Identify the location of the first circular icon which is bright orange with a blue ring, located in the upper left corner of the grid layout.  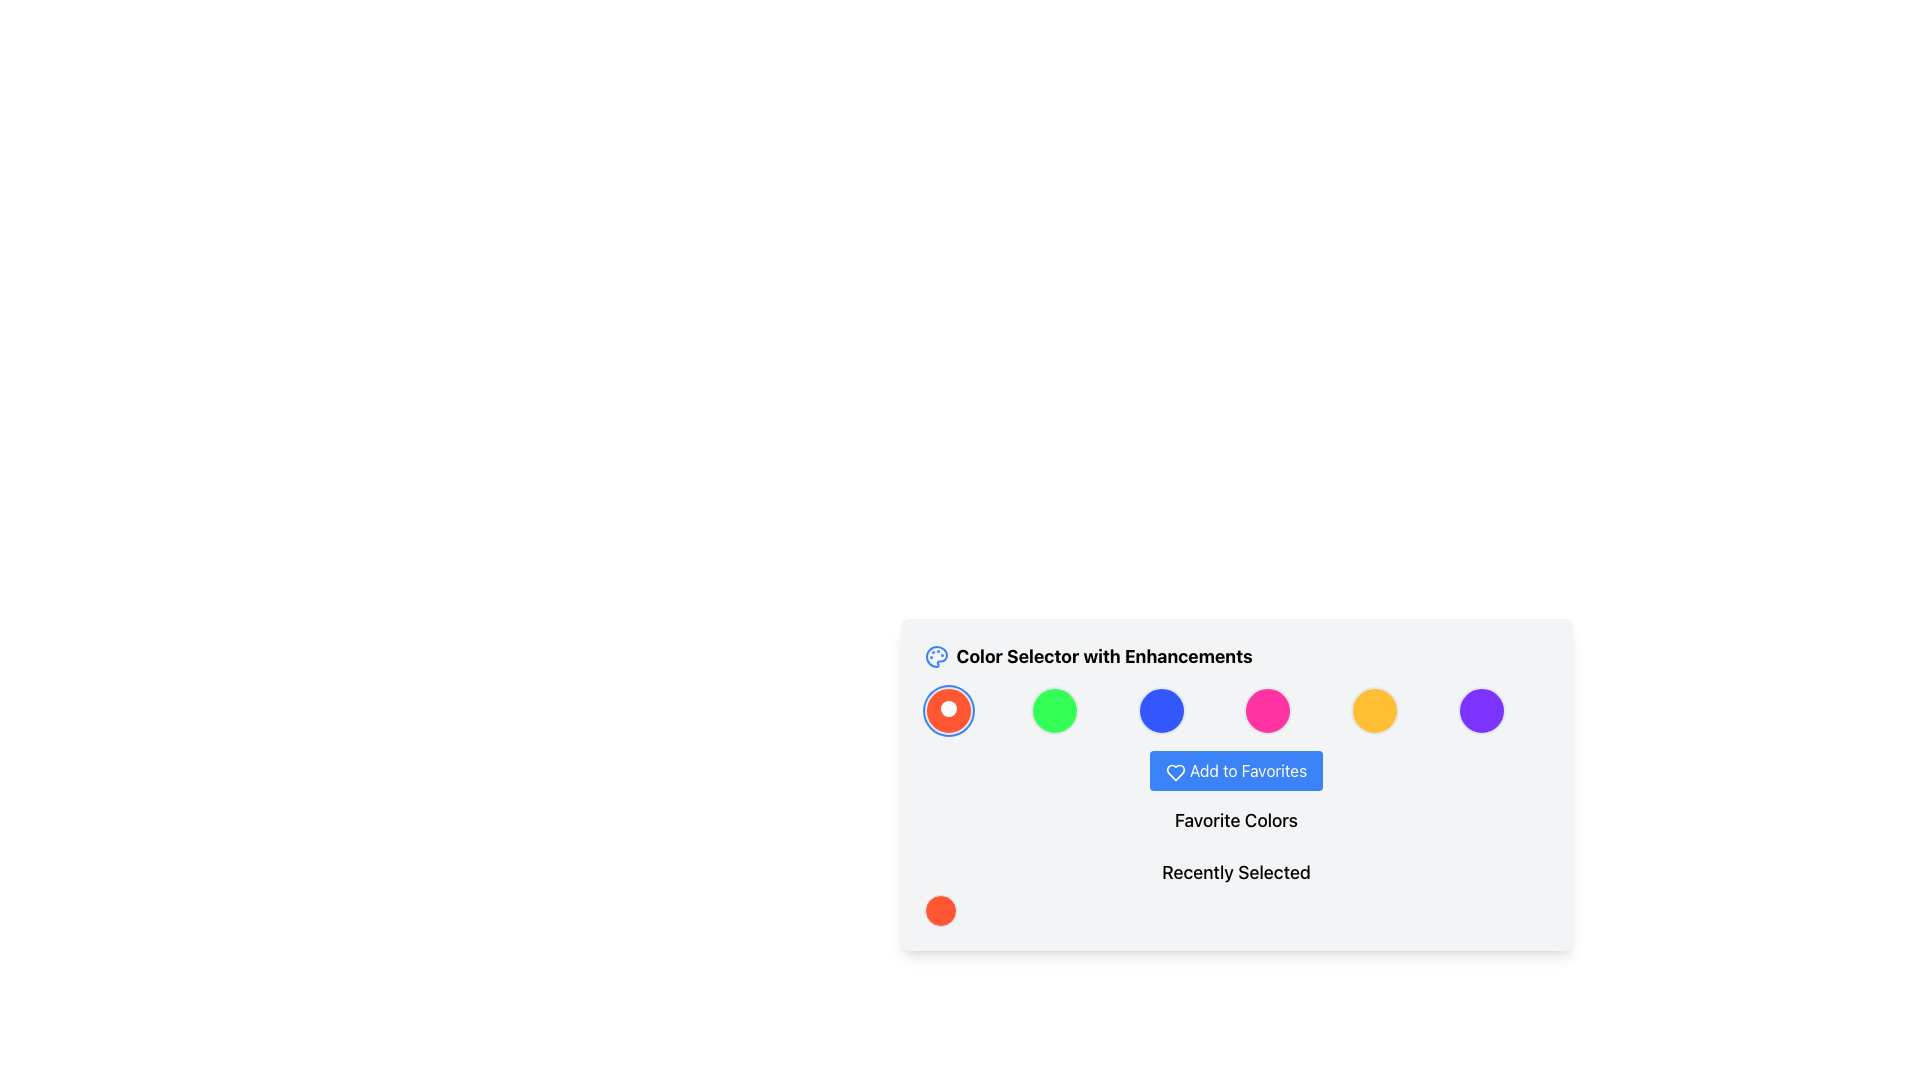
(947, 709).